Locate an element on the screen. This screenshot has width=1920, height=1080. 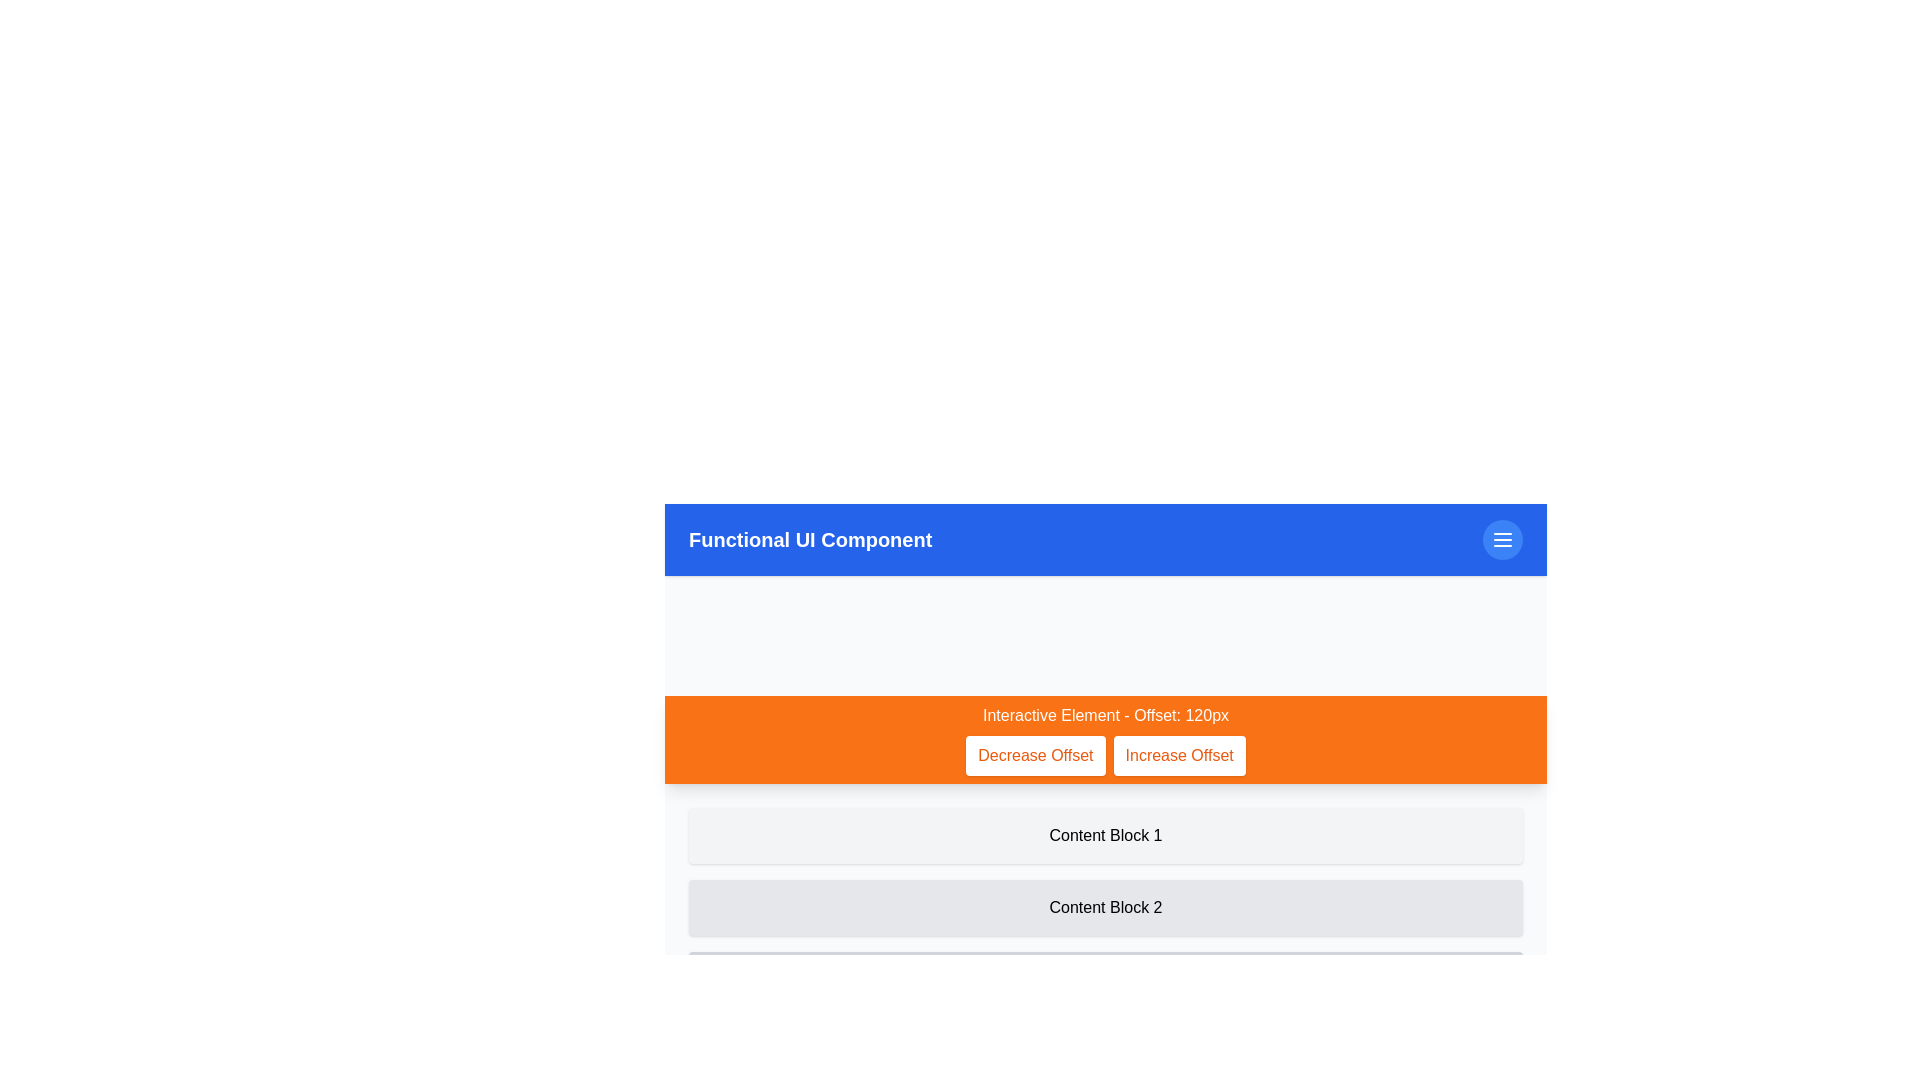
the 'Increase Offset' button in the Button Group located within the orange bar labeled 'Interactive Element - Offset: 120px' to increase the offset value is located at coordinates (1104, 756).